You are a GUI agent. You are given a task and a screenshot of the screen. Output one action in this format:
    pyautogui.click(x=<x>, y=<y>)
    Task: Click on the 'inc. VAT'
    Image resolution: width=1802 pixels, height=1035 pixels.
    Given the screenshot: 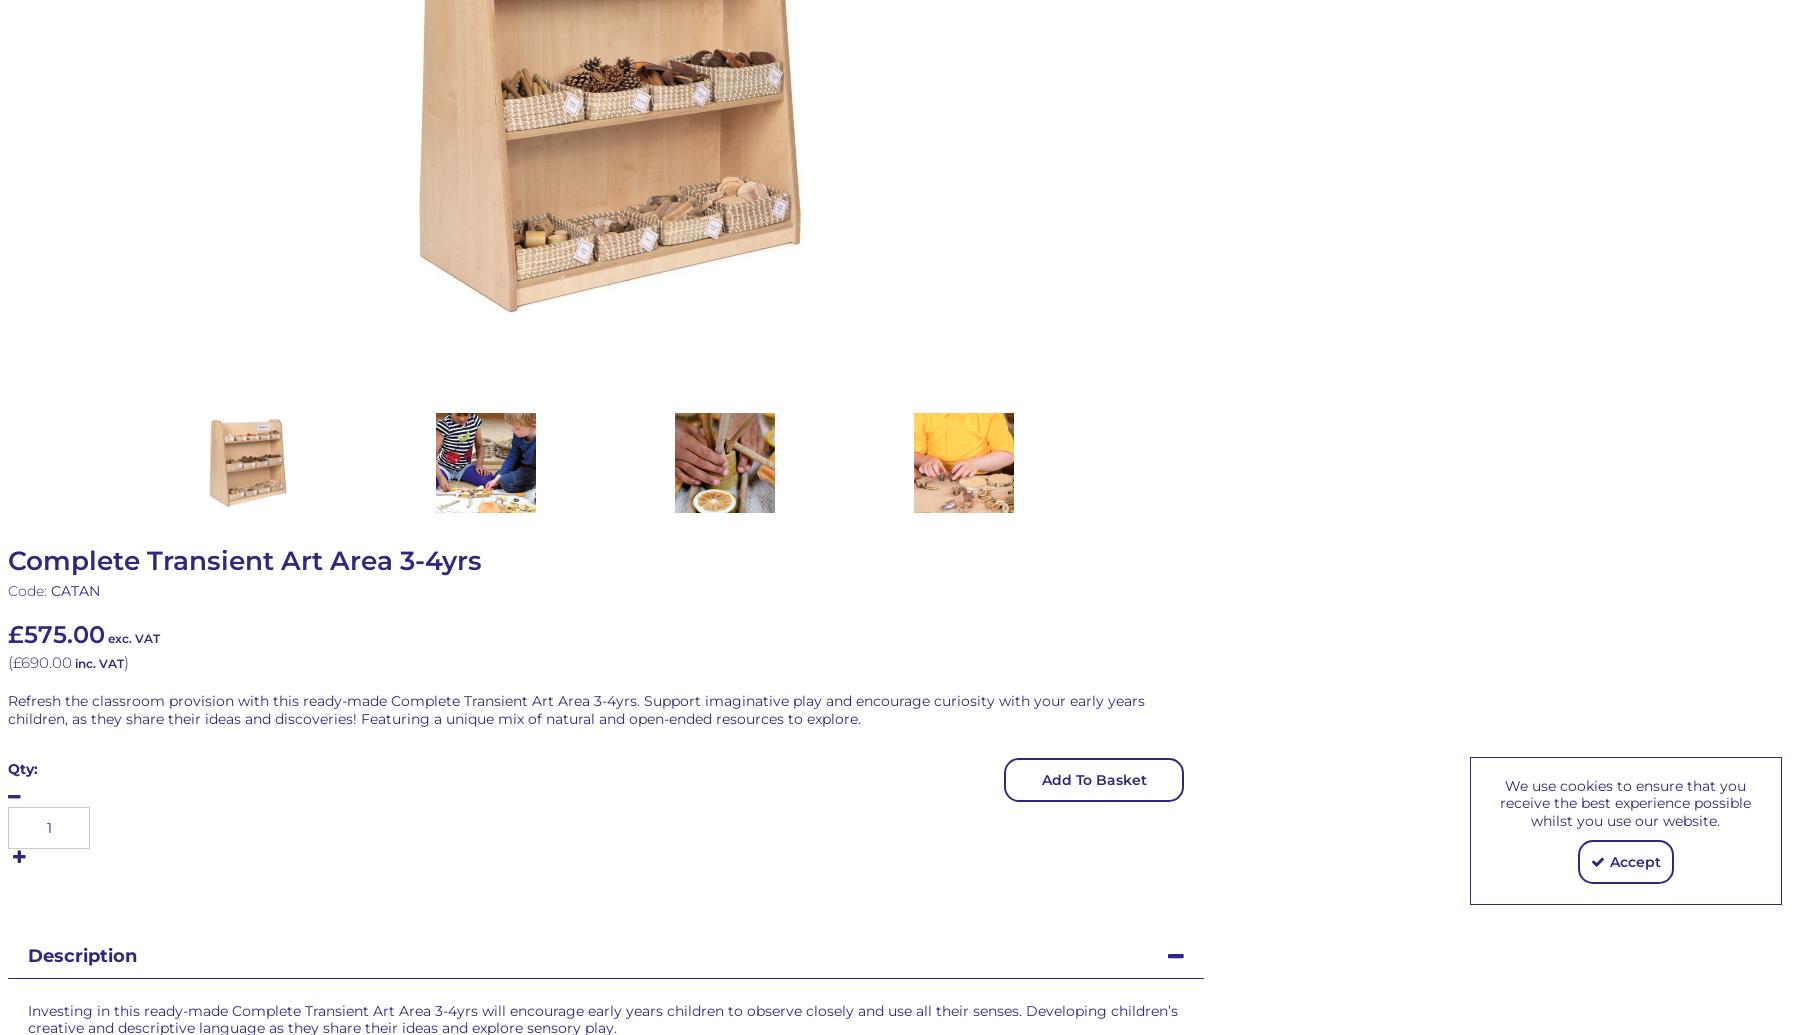 What is the action you would take?
    pyautogui.click(x=99, y=662)
    